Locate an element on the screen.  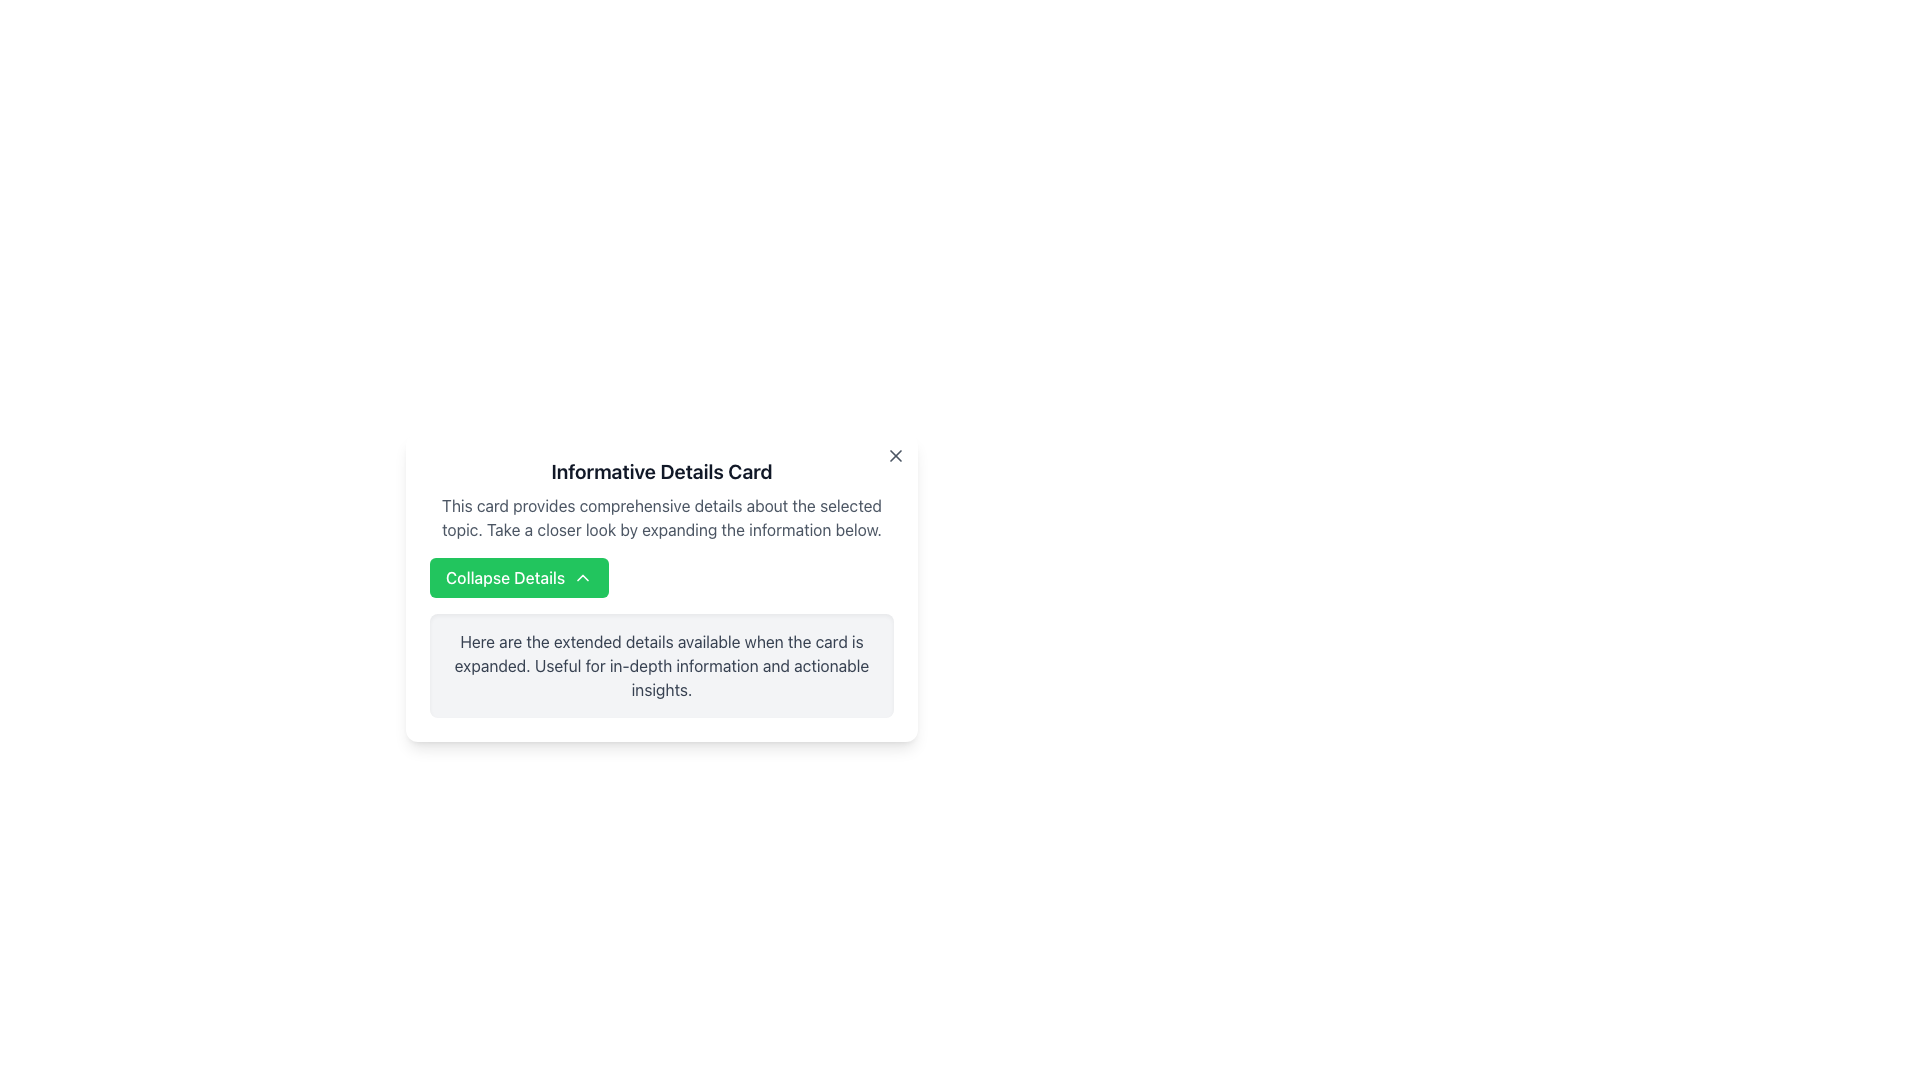
the close button icon represented by a small 'X' at the top-right corner of the card layout is located at coordinates (895, 455).